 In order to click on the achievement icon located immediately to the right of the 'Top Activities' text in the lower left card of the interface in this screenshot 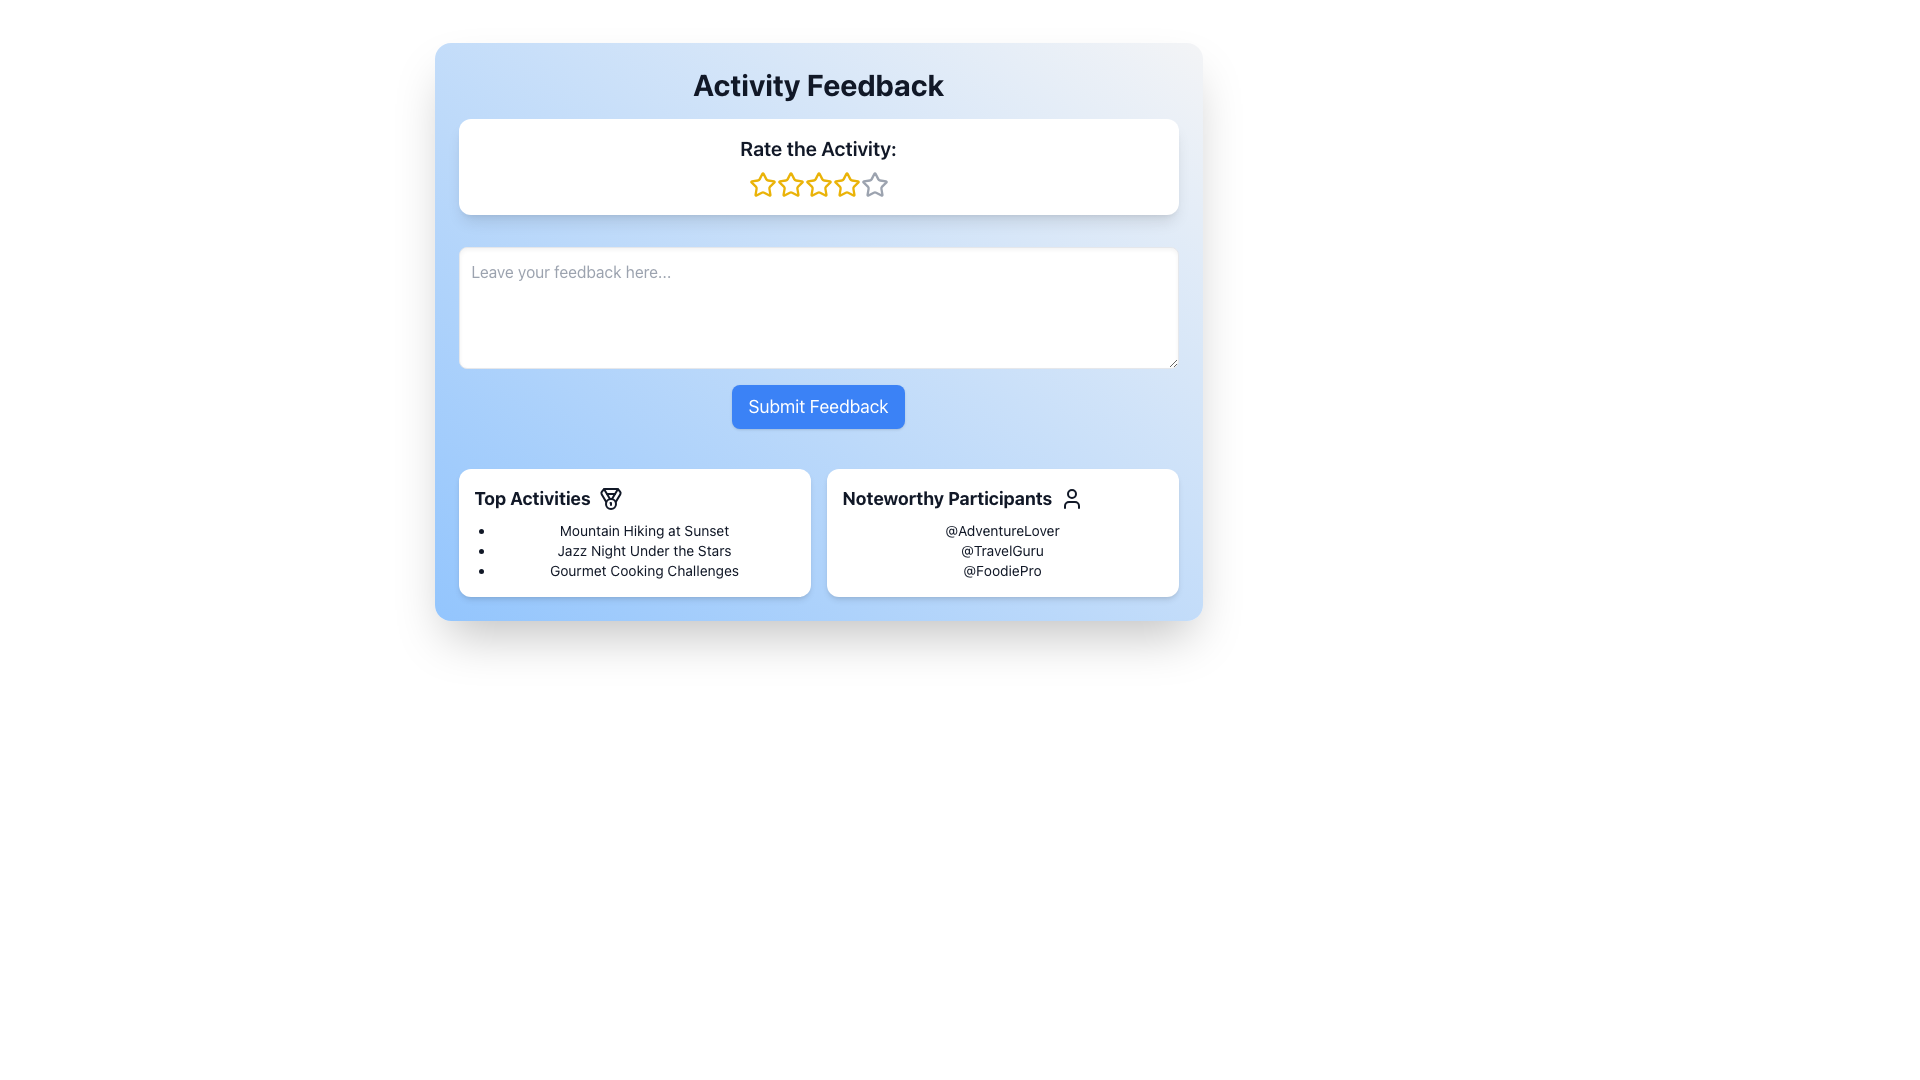, I will do `click(609, 497)`.